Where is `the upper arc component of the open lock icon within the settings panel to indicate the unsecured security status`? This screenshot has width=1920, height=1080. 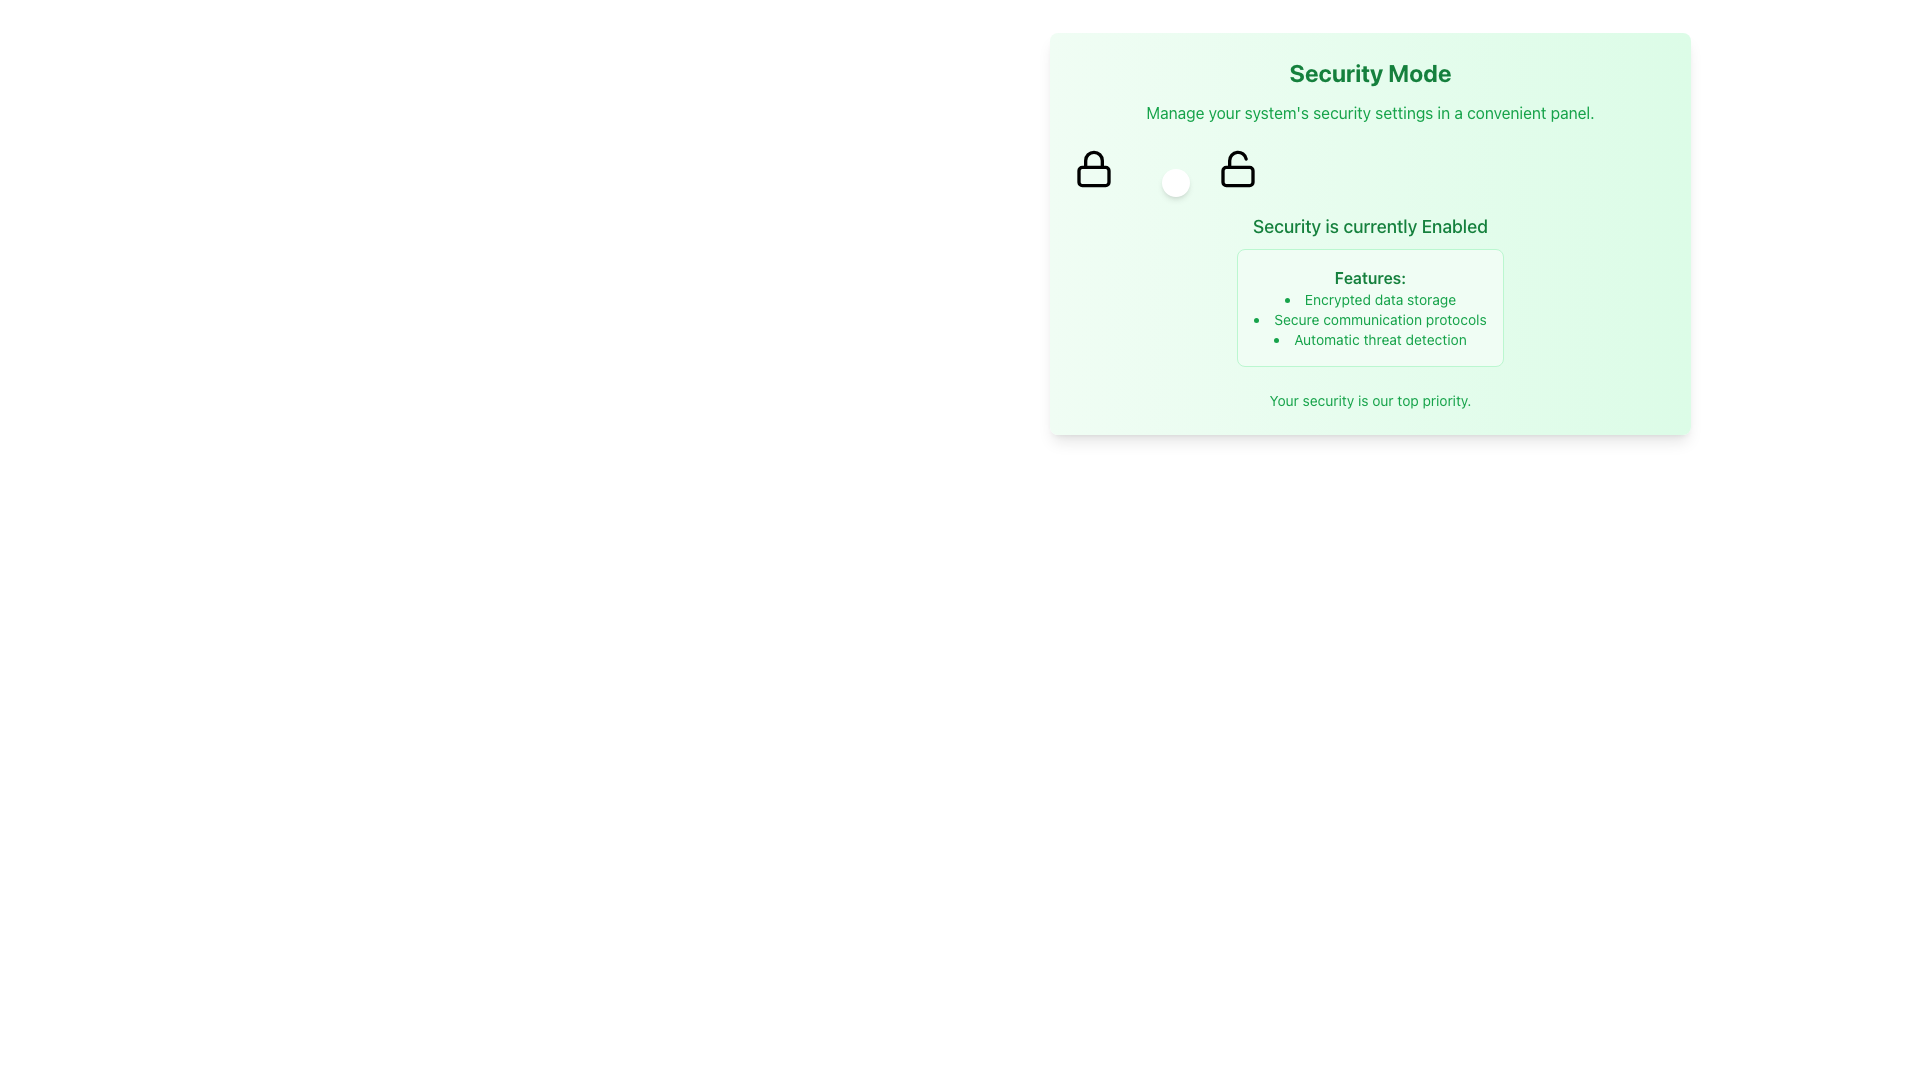 the upper arc component of the open lock icon within the settings panel to indicate the unsecured security status is located at coordinates (1237, 158).